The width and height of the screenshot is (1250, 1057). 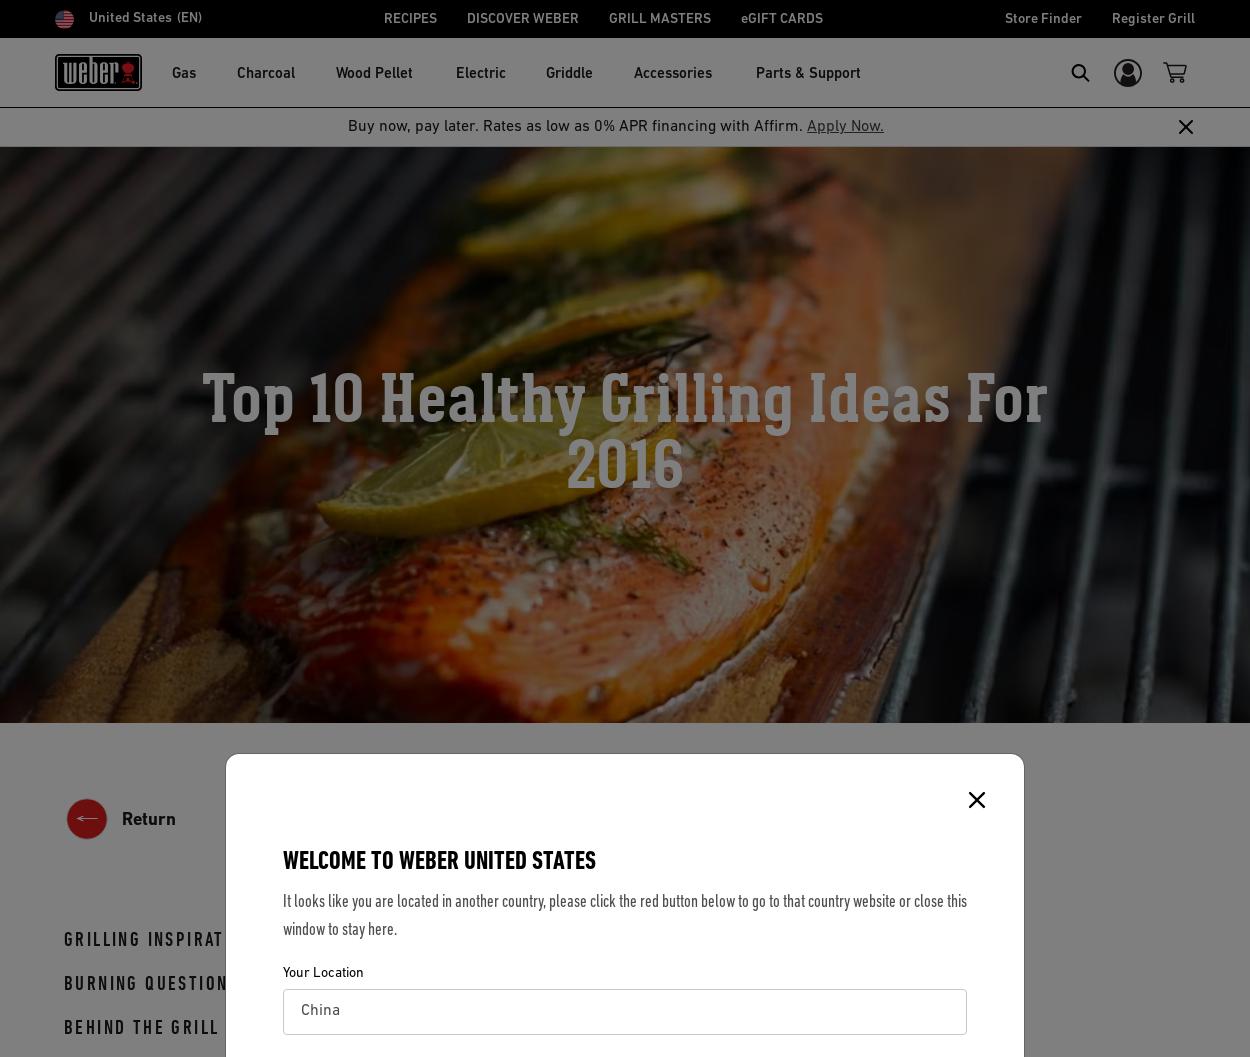 I want to click on 'BURNING QUESTIONS', so click(x=151, y=984).